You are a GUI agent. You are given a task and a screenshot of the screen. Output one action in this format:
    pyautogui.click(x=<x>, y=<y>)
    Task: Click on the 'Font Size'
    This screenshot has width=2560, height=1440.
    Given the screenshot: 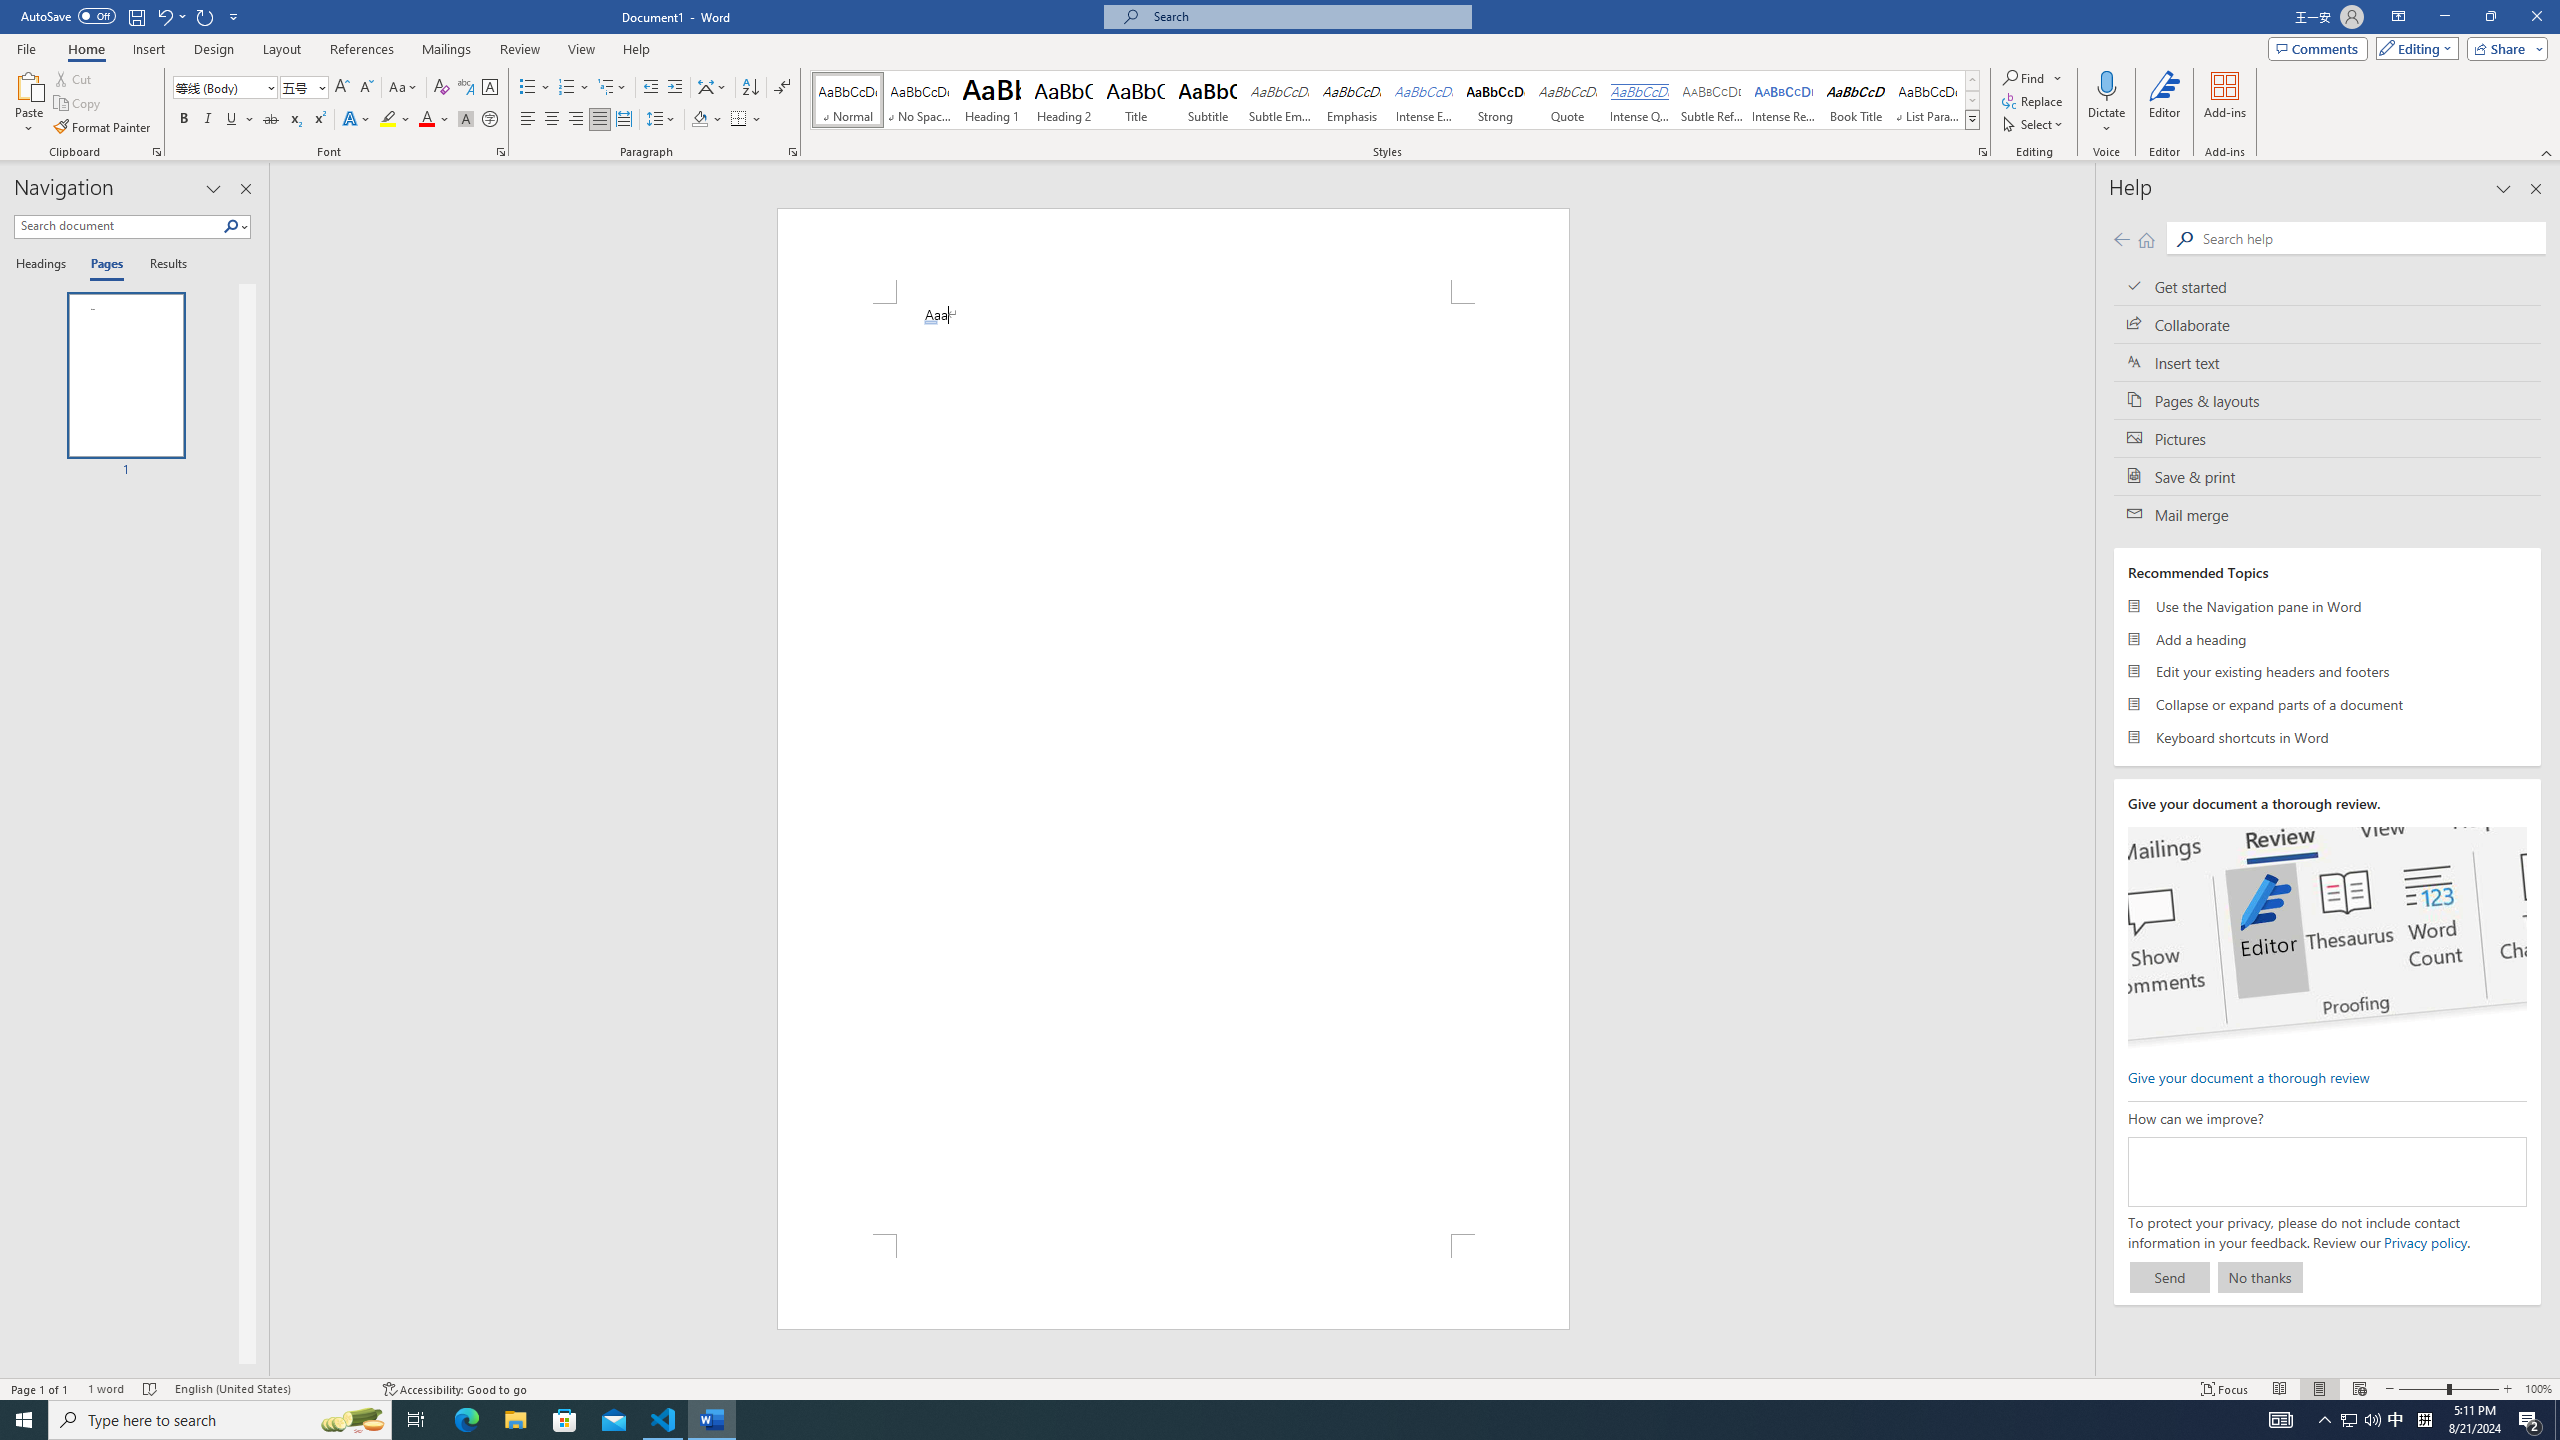 What is the action you would take?
    pyautogui.click(x=297, y=87)
    